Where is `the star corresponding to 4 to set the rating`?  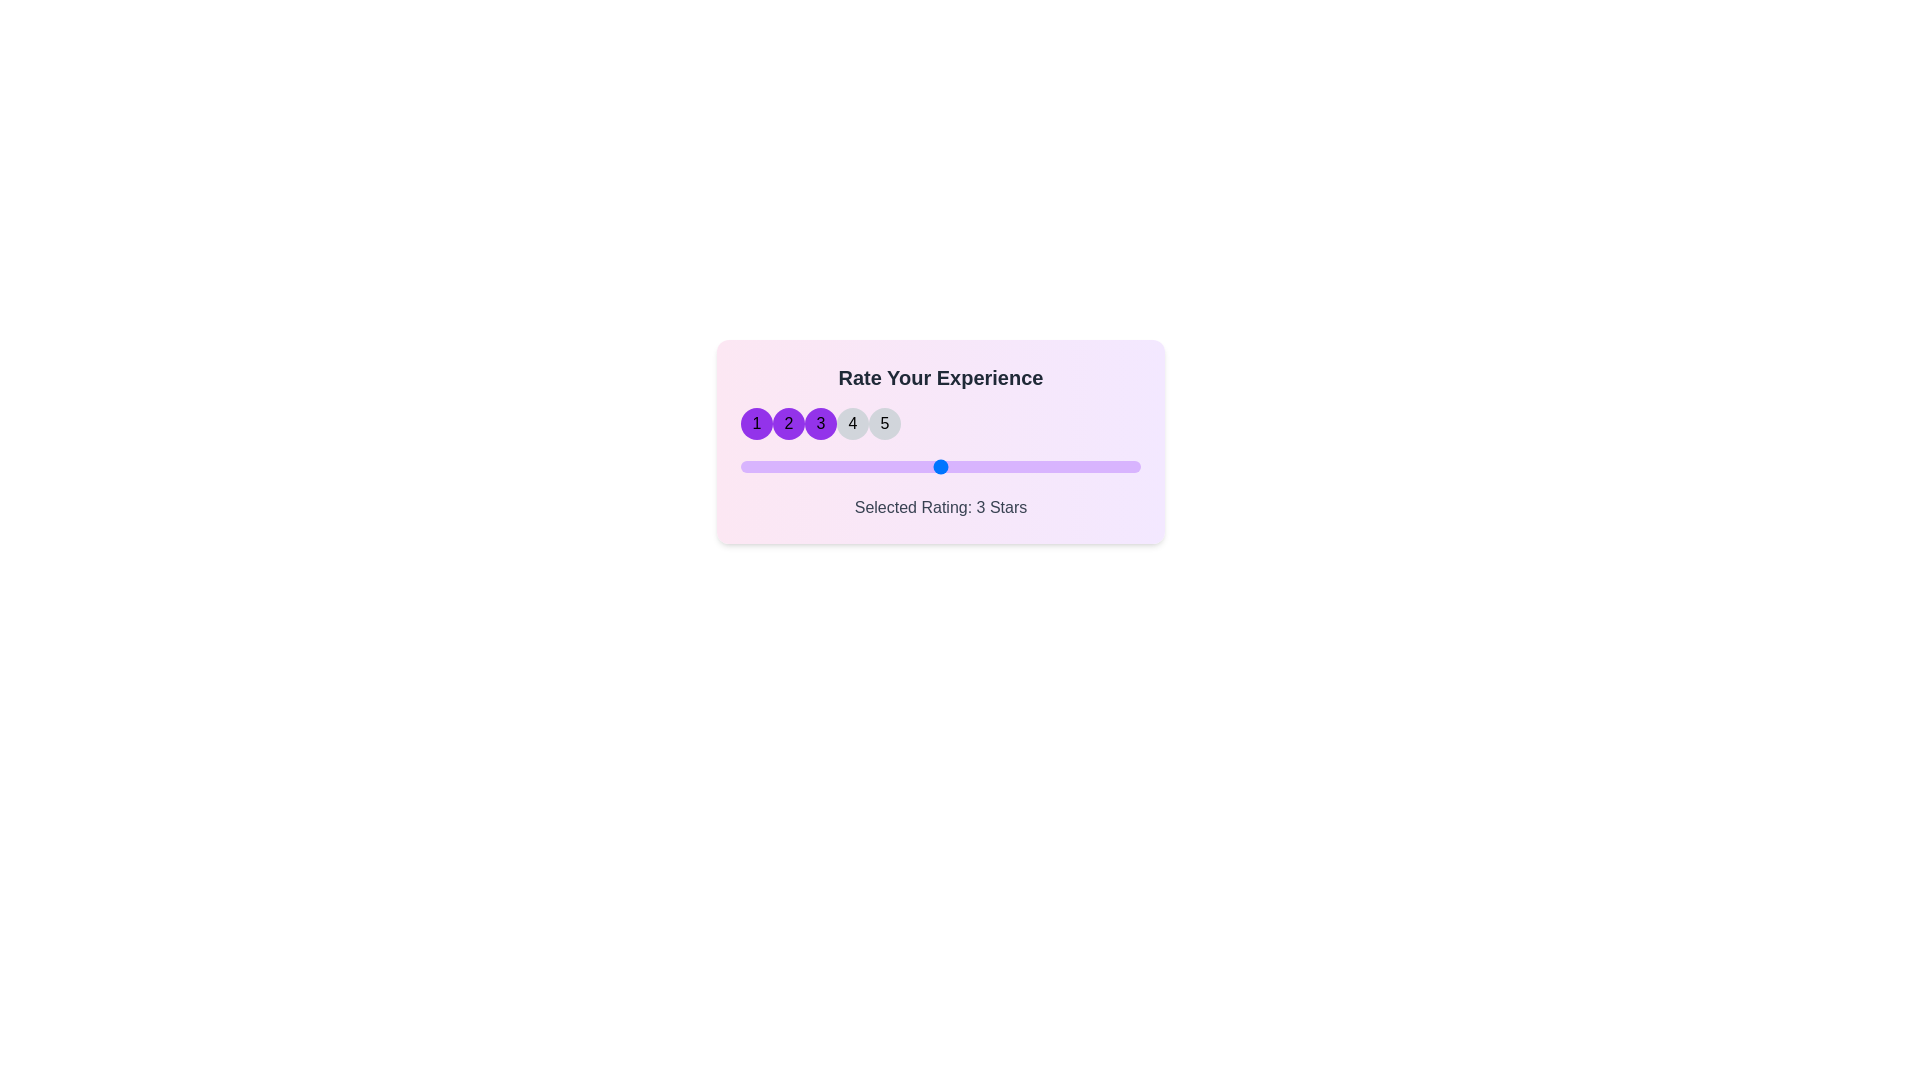
the star corresponding to 4 to set the rating is located at coordinates (853, 423).